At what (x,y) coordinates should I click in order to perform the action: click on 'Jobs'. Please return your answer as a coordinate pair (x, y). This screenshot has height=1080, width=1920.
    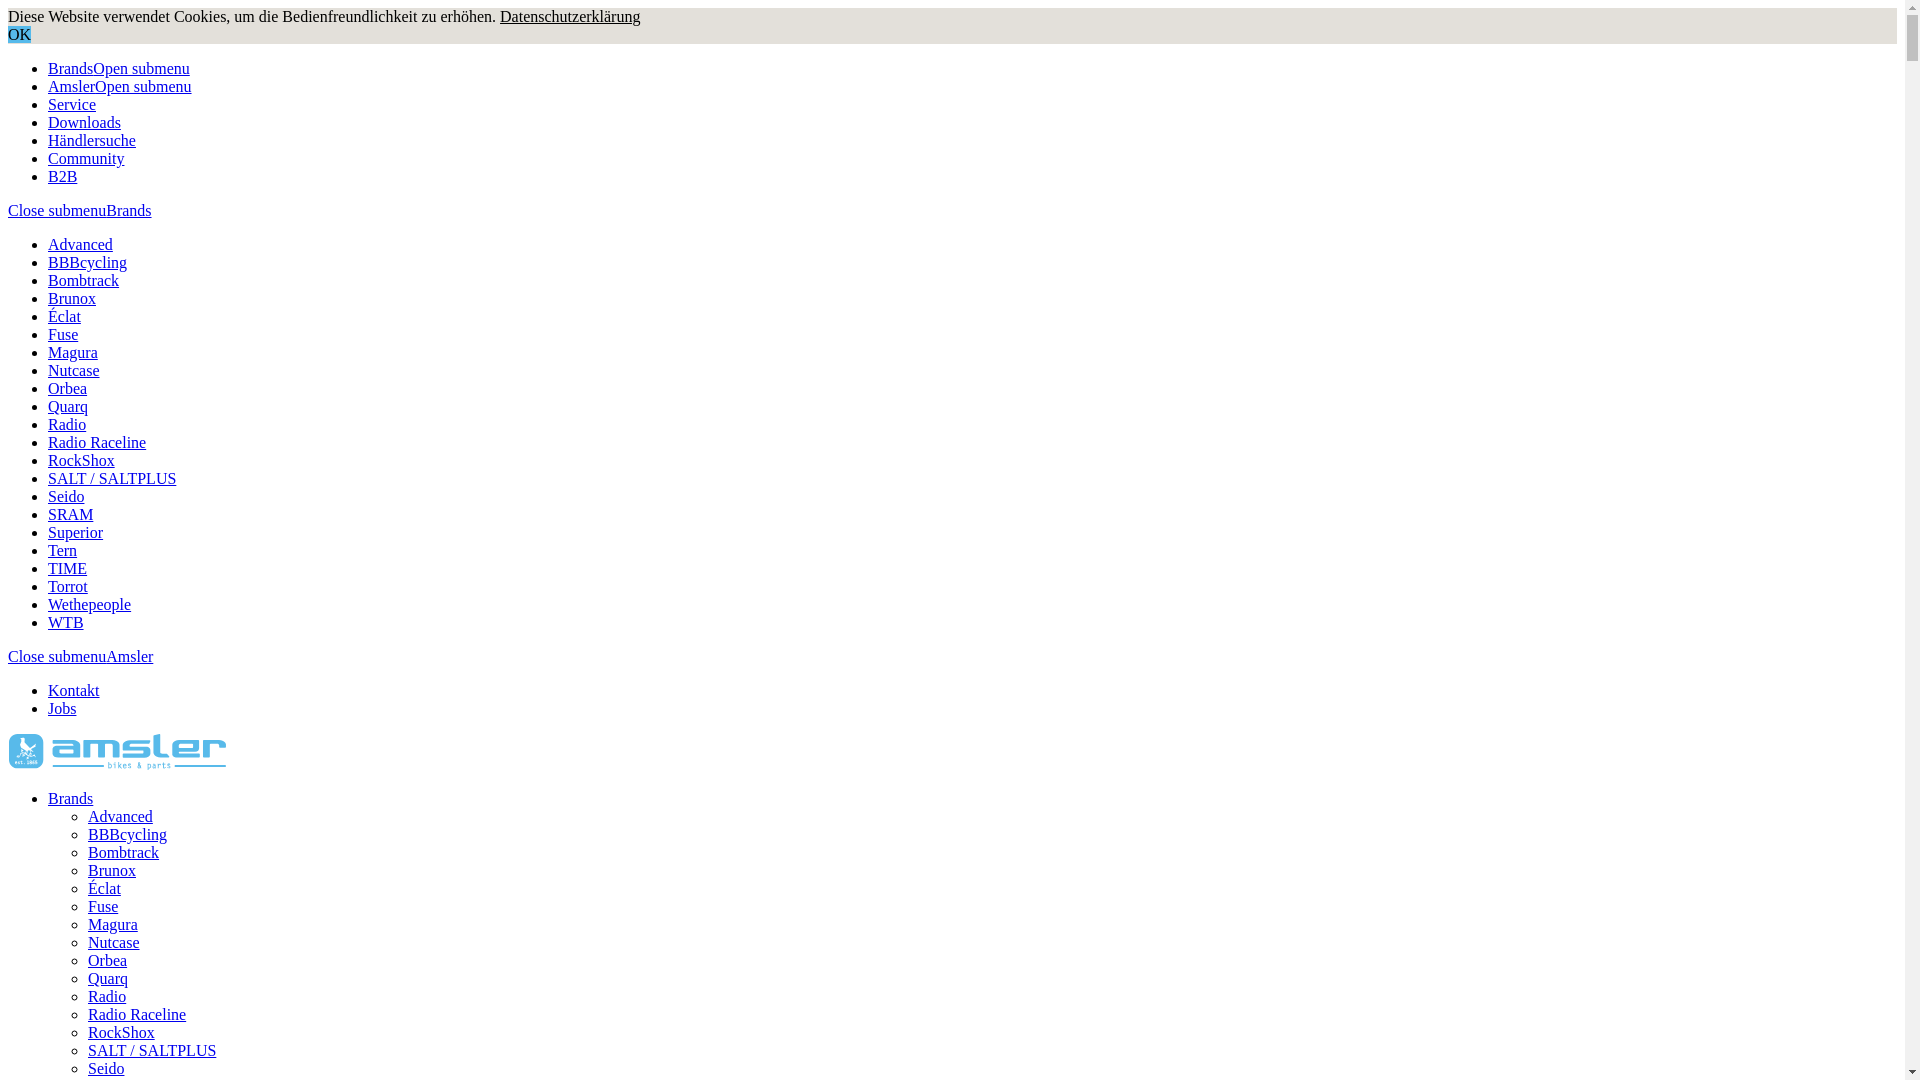
    Looking at the image, I should click on (48, 707).